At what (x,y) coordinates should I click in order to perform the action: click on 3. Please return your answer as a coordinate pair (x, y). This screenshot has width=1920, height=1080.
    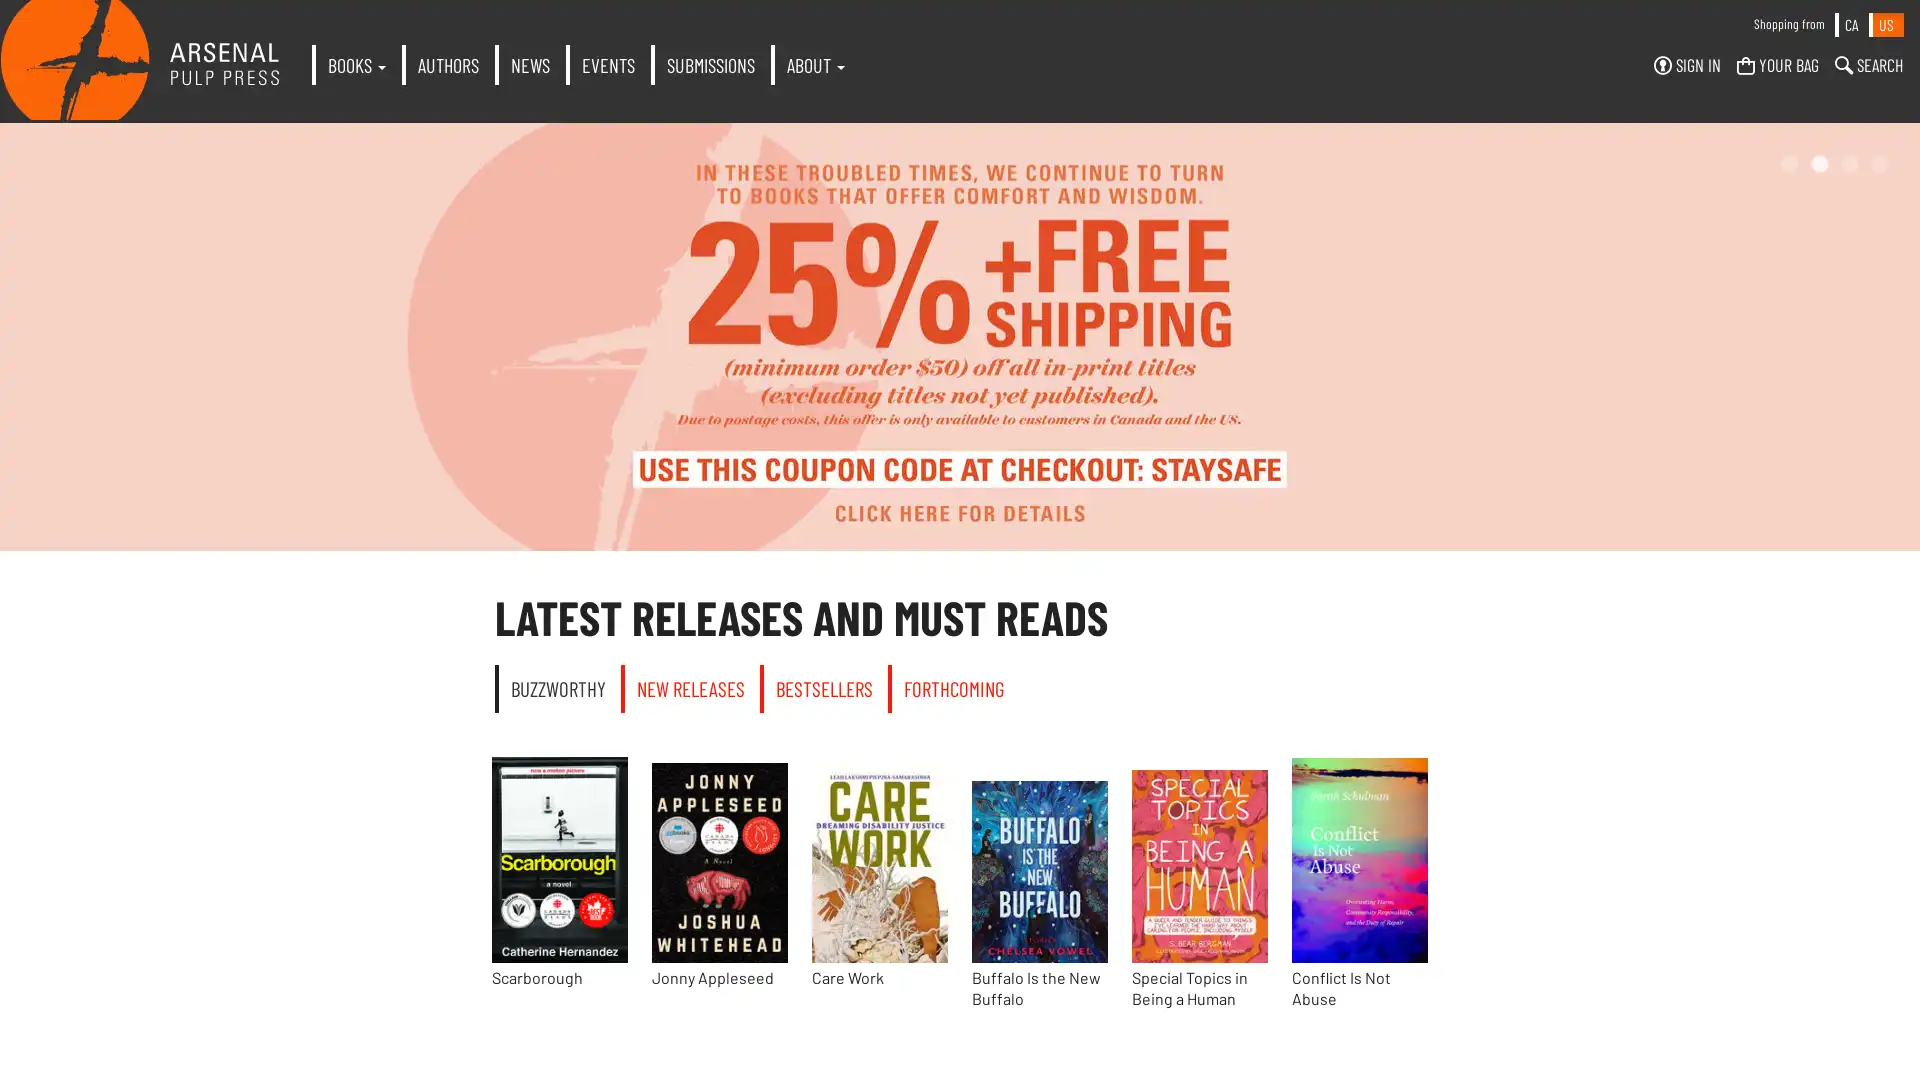
    Looking at the image, I should click on (1848, 164).